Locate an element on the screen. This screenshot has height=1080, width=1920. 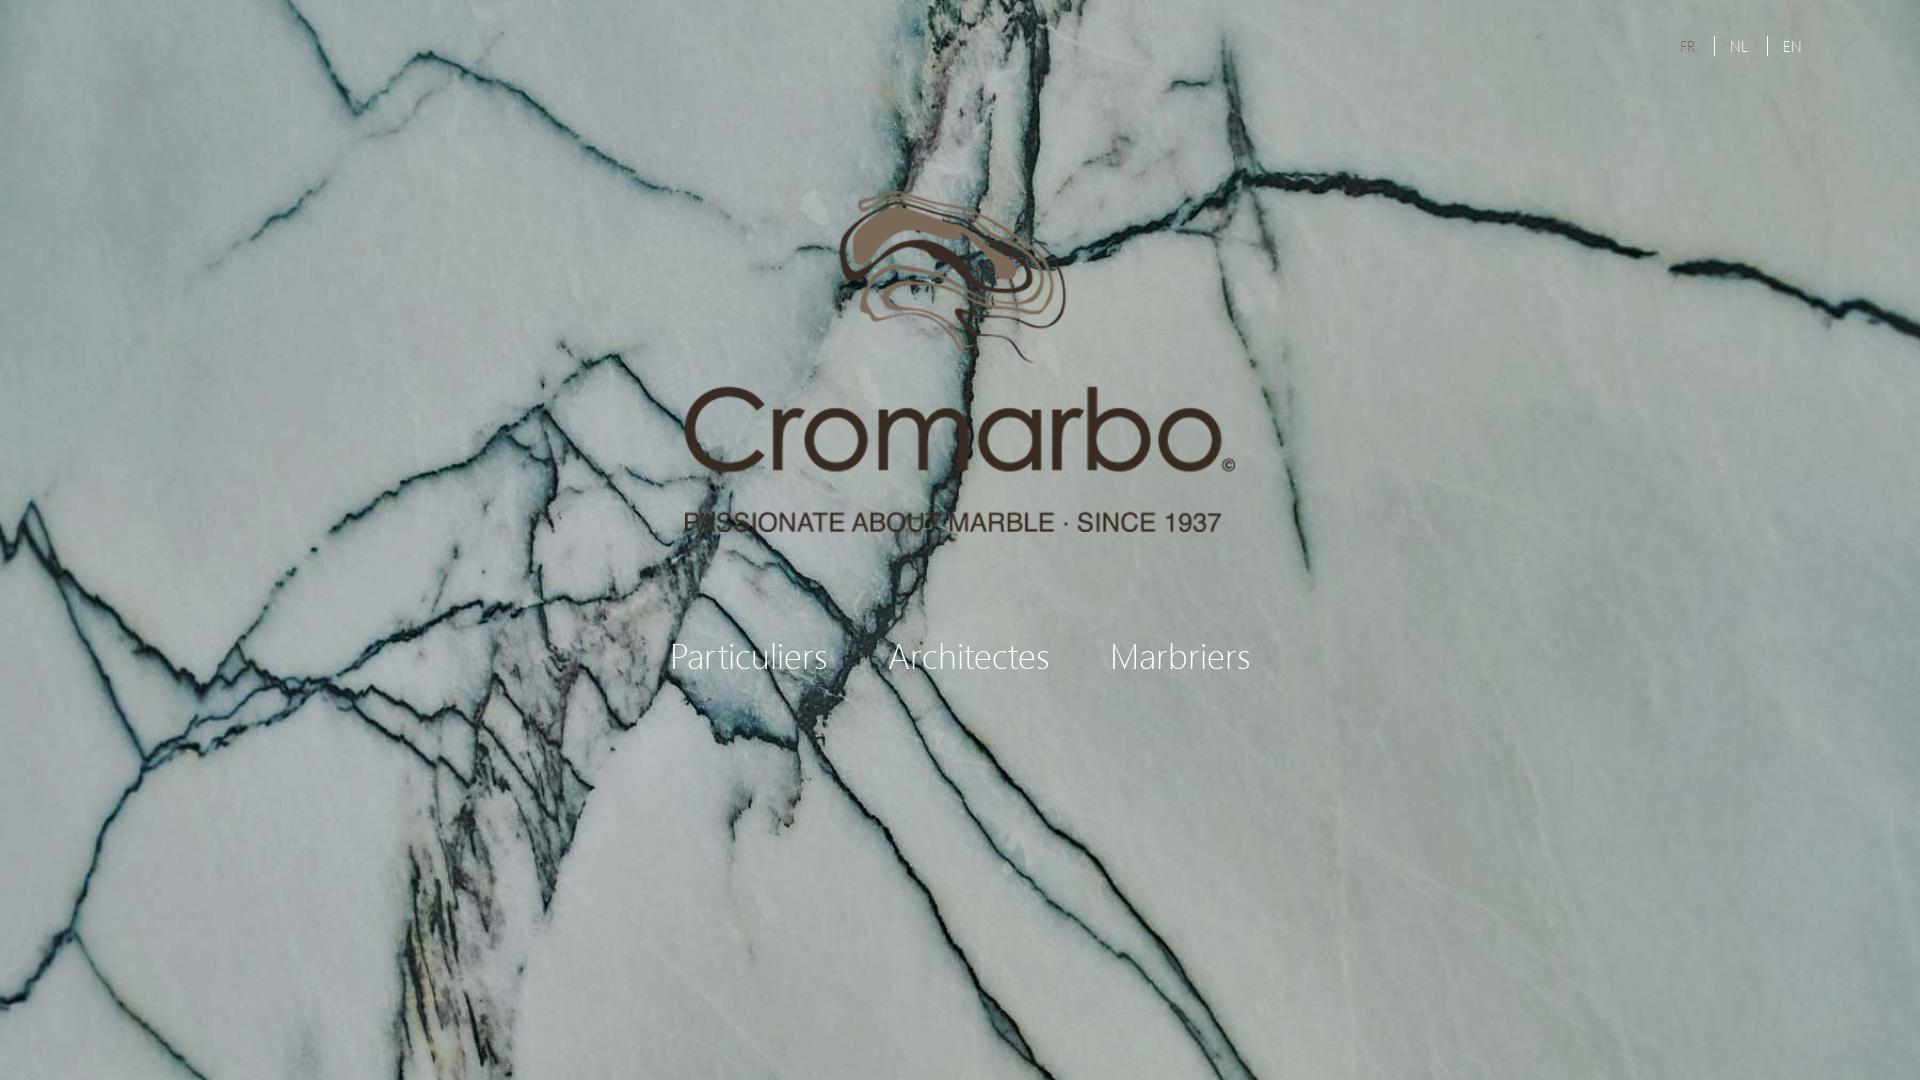
'NL' is located at coordinates (1737, 45).